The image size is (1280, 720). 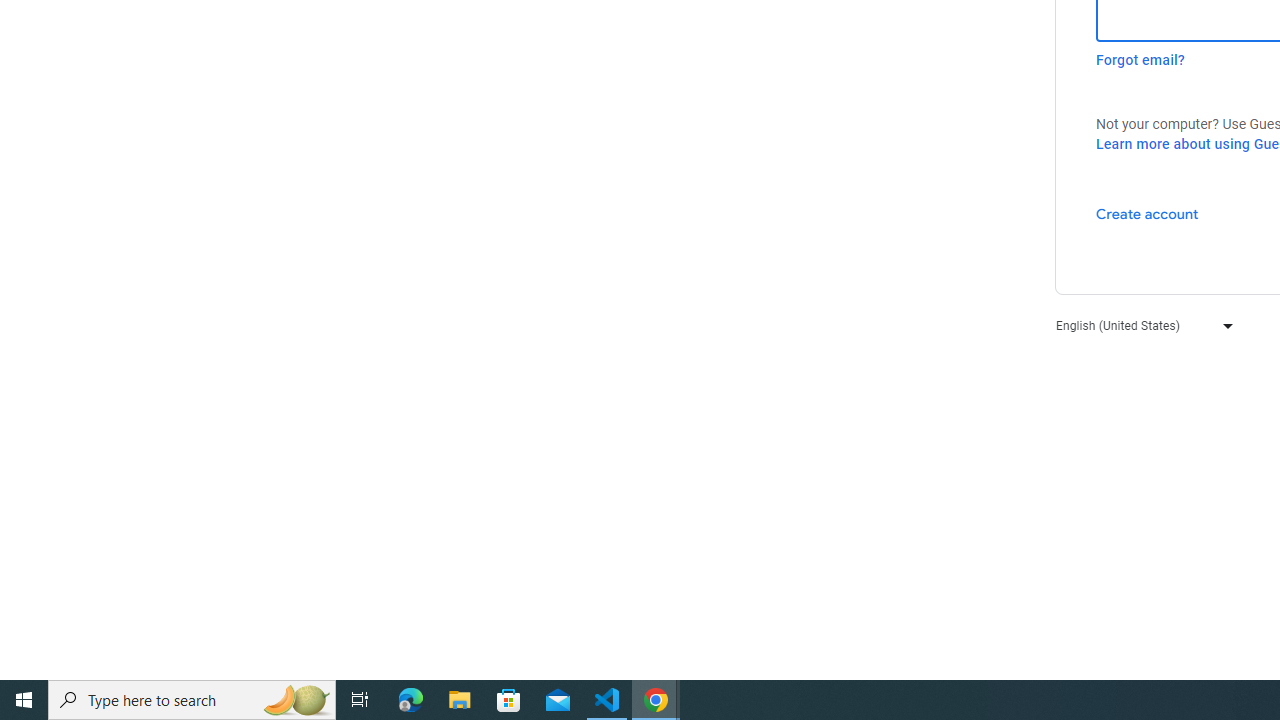 What do you see at coordinates (1140, 59) in the screenshot?
I see `'Forgot email?'` at bounding box center [1140, 59].